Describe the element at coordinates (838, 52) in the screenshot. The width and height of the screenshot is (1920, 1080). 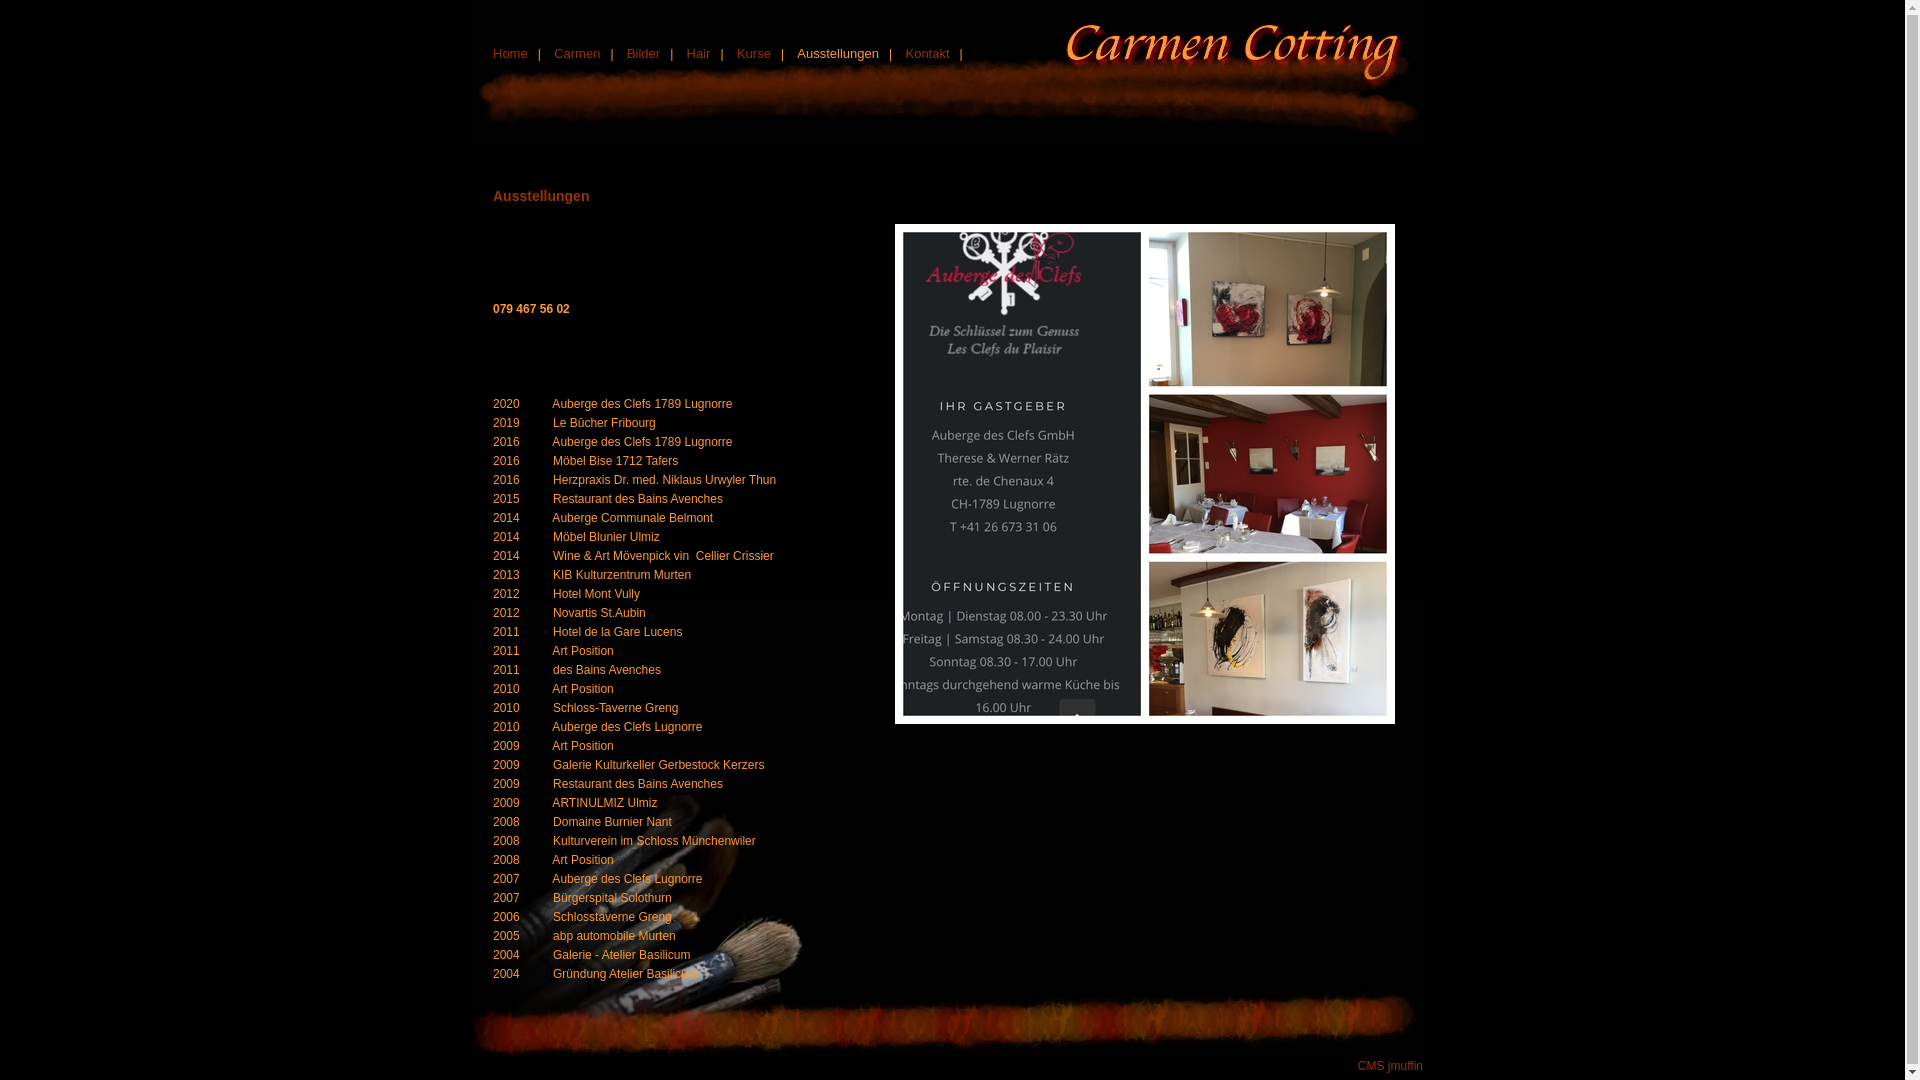
I see `'Ausstellungen'` at that location.